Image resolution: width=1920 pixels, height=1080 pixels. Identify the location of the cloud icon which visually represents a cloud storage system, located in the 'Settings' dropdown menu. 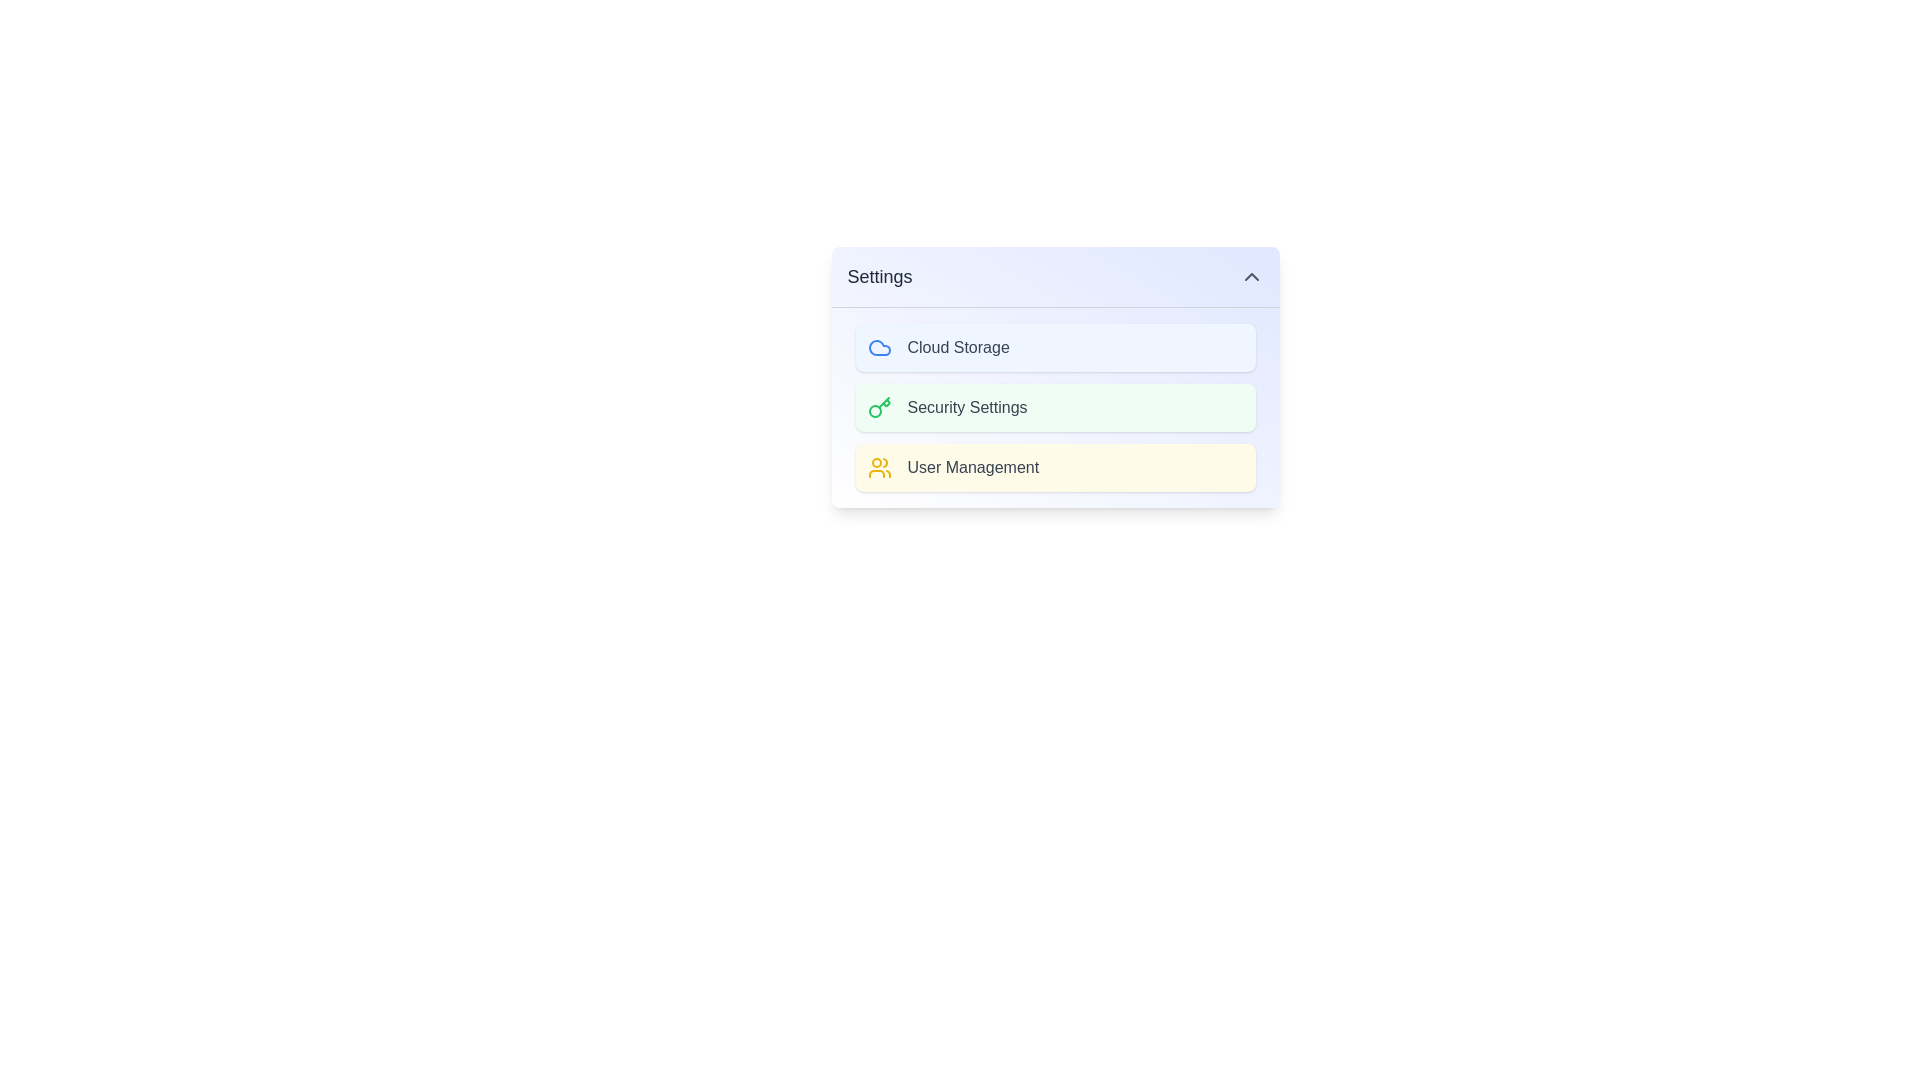
(879, 346).